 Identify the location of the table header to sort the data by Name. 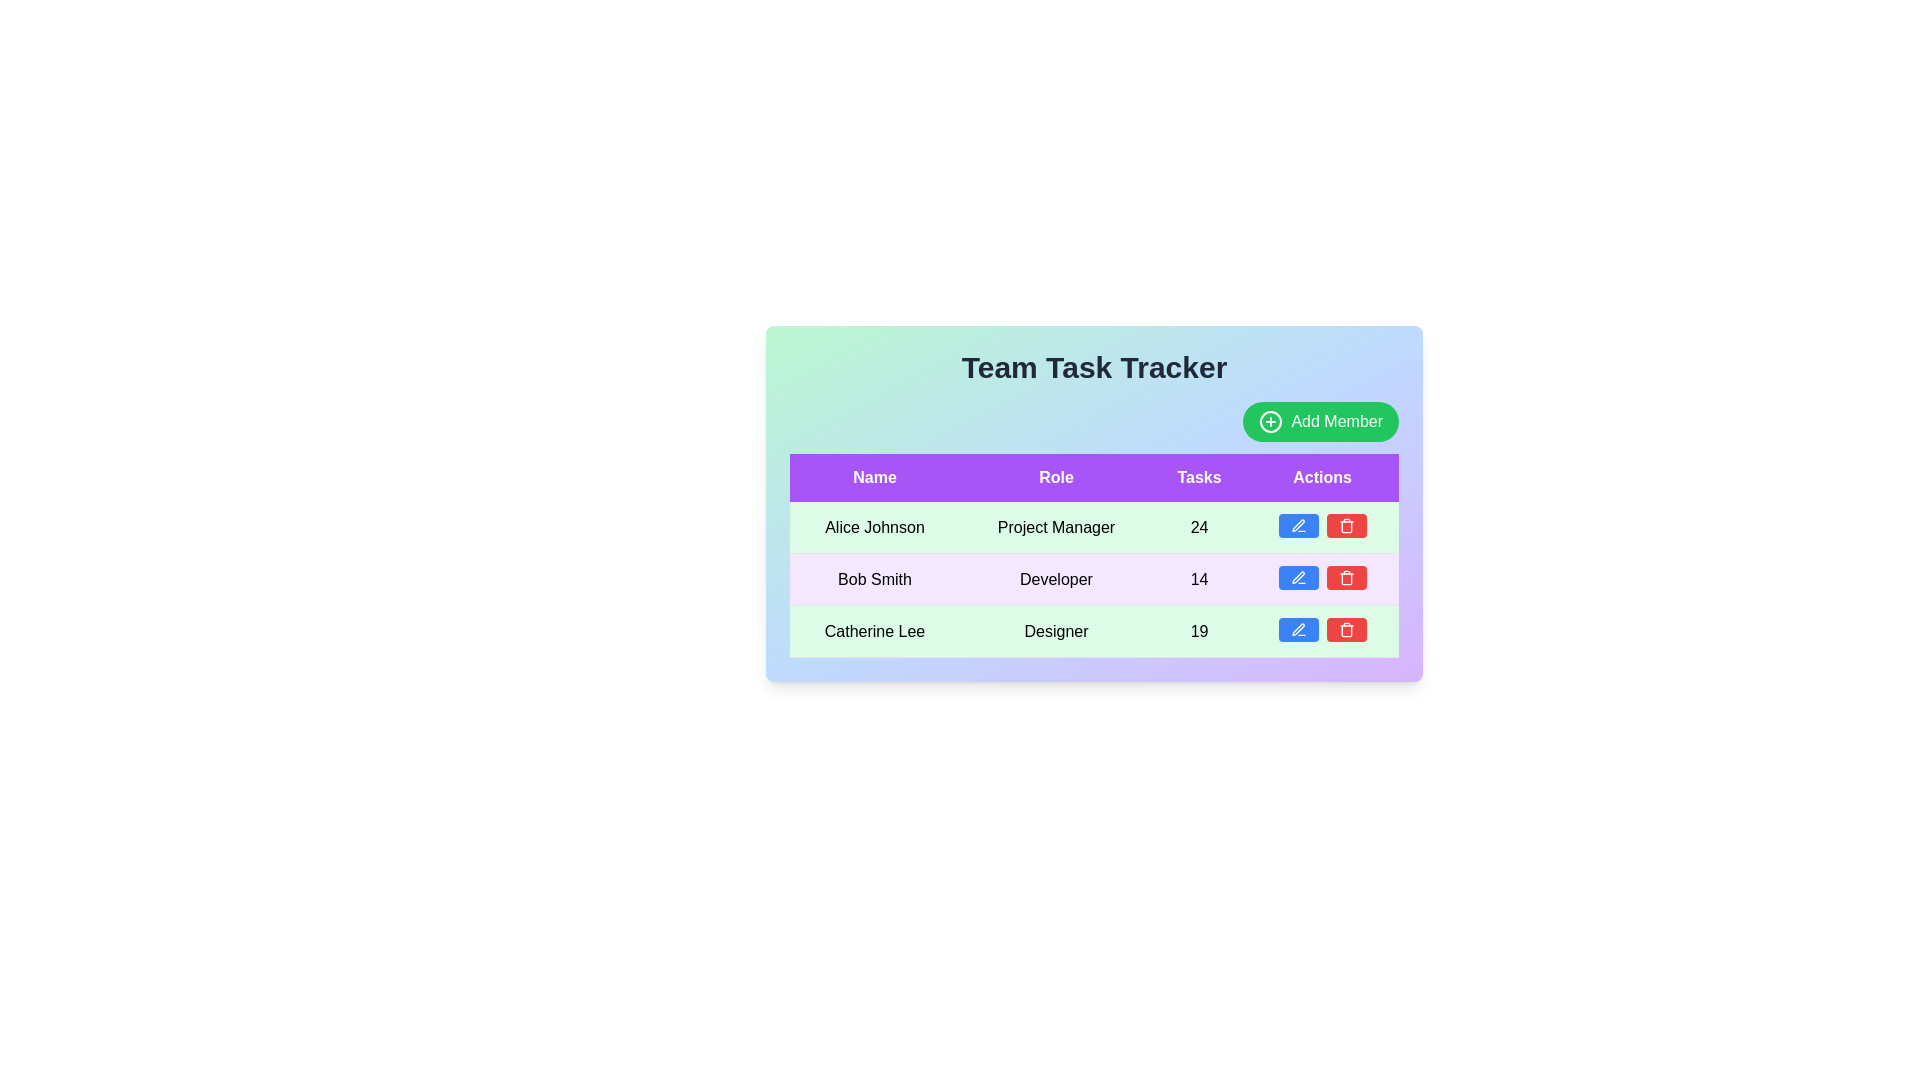
(874, 478).